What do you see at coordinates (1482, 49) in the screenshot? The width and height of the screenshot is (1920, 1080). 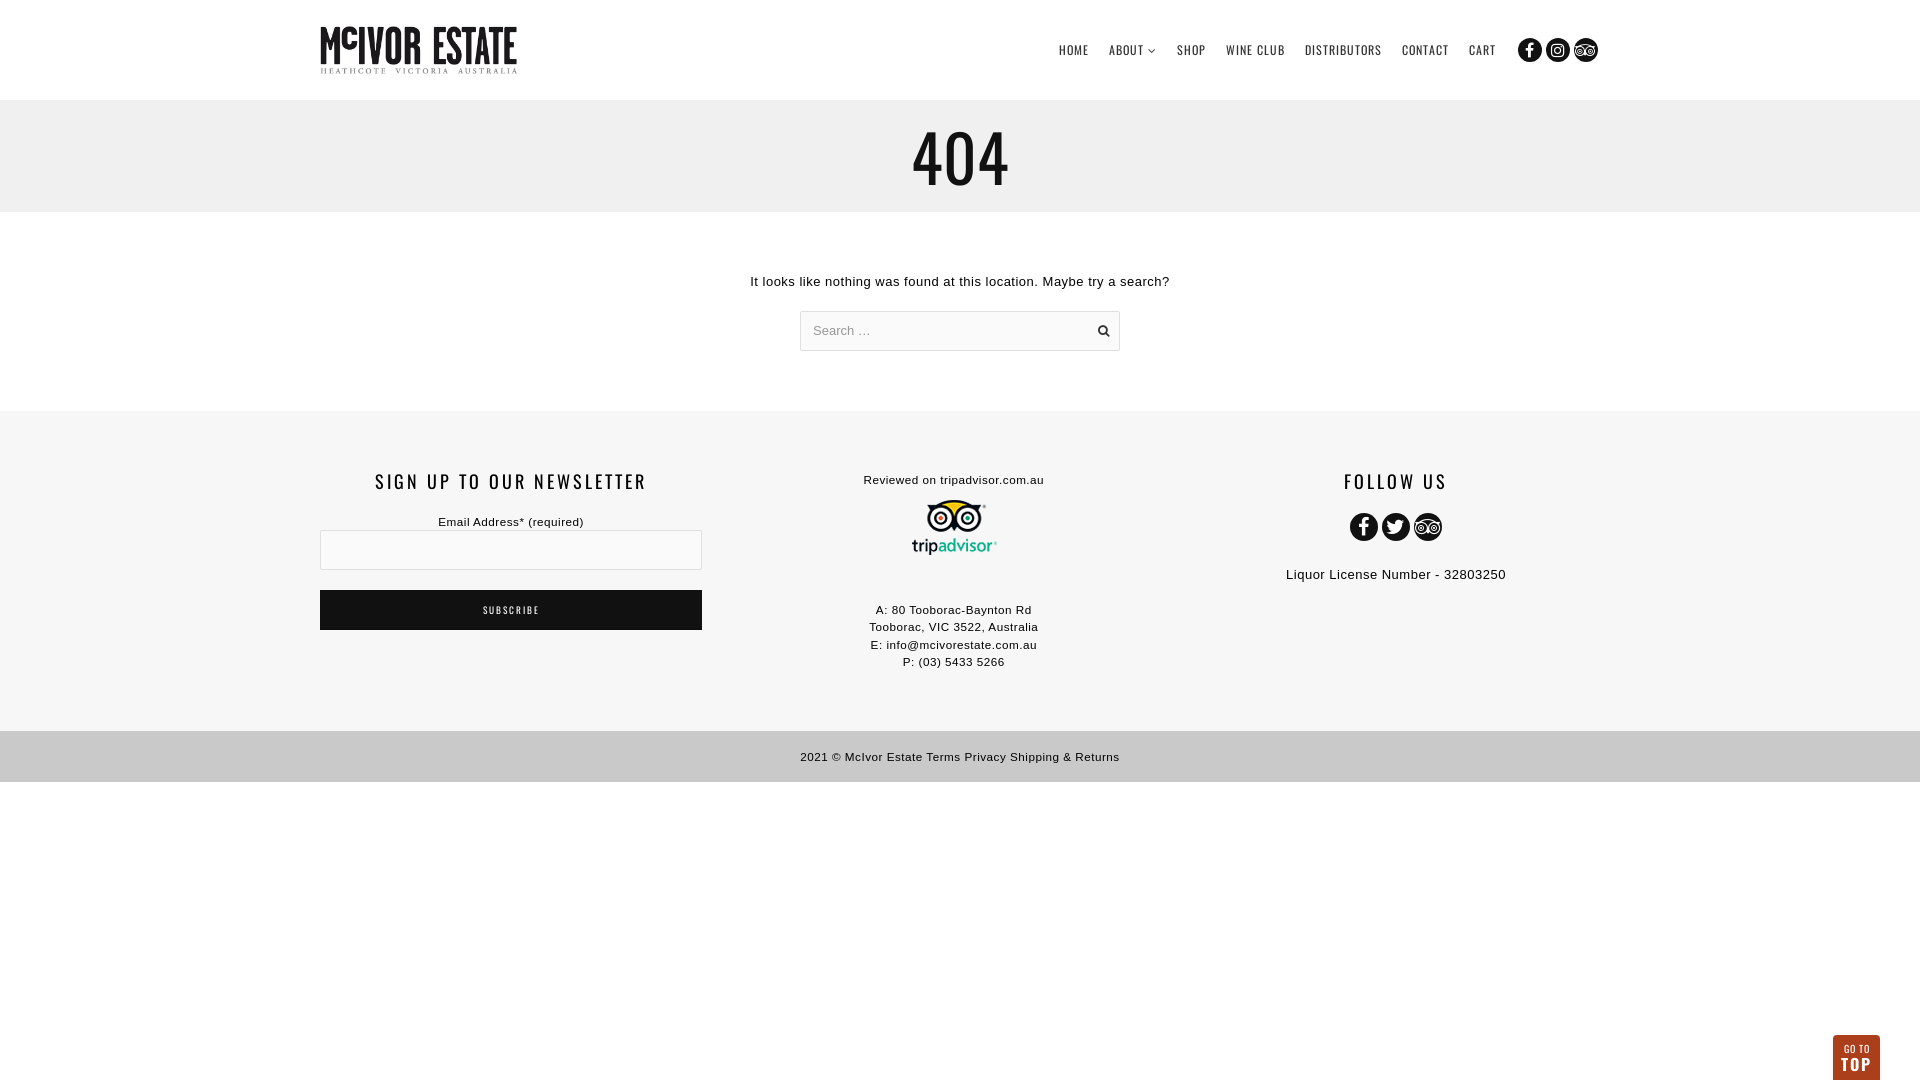 I see `'CART'` at bounding box center [1482, 49].